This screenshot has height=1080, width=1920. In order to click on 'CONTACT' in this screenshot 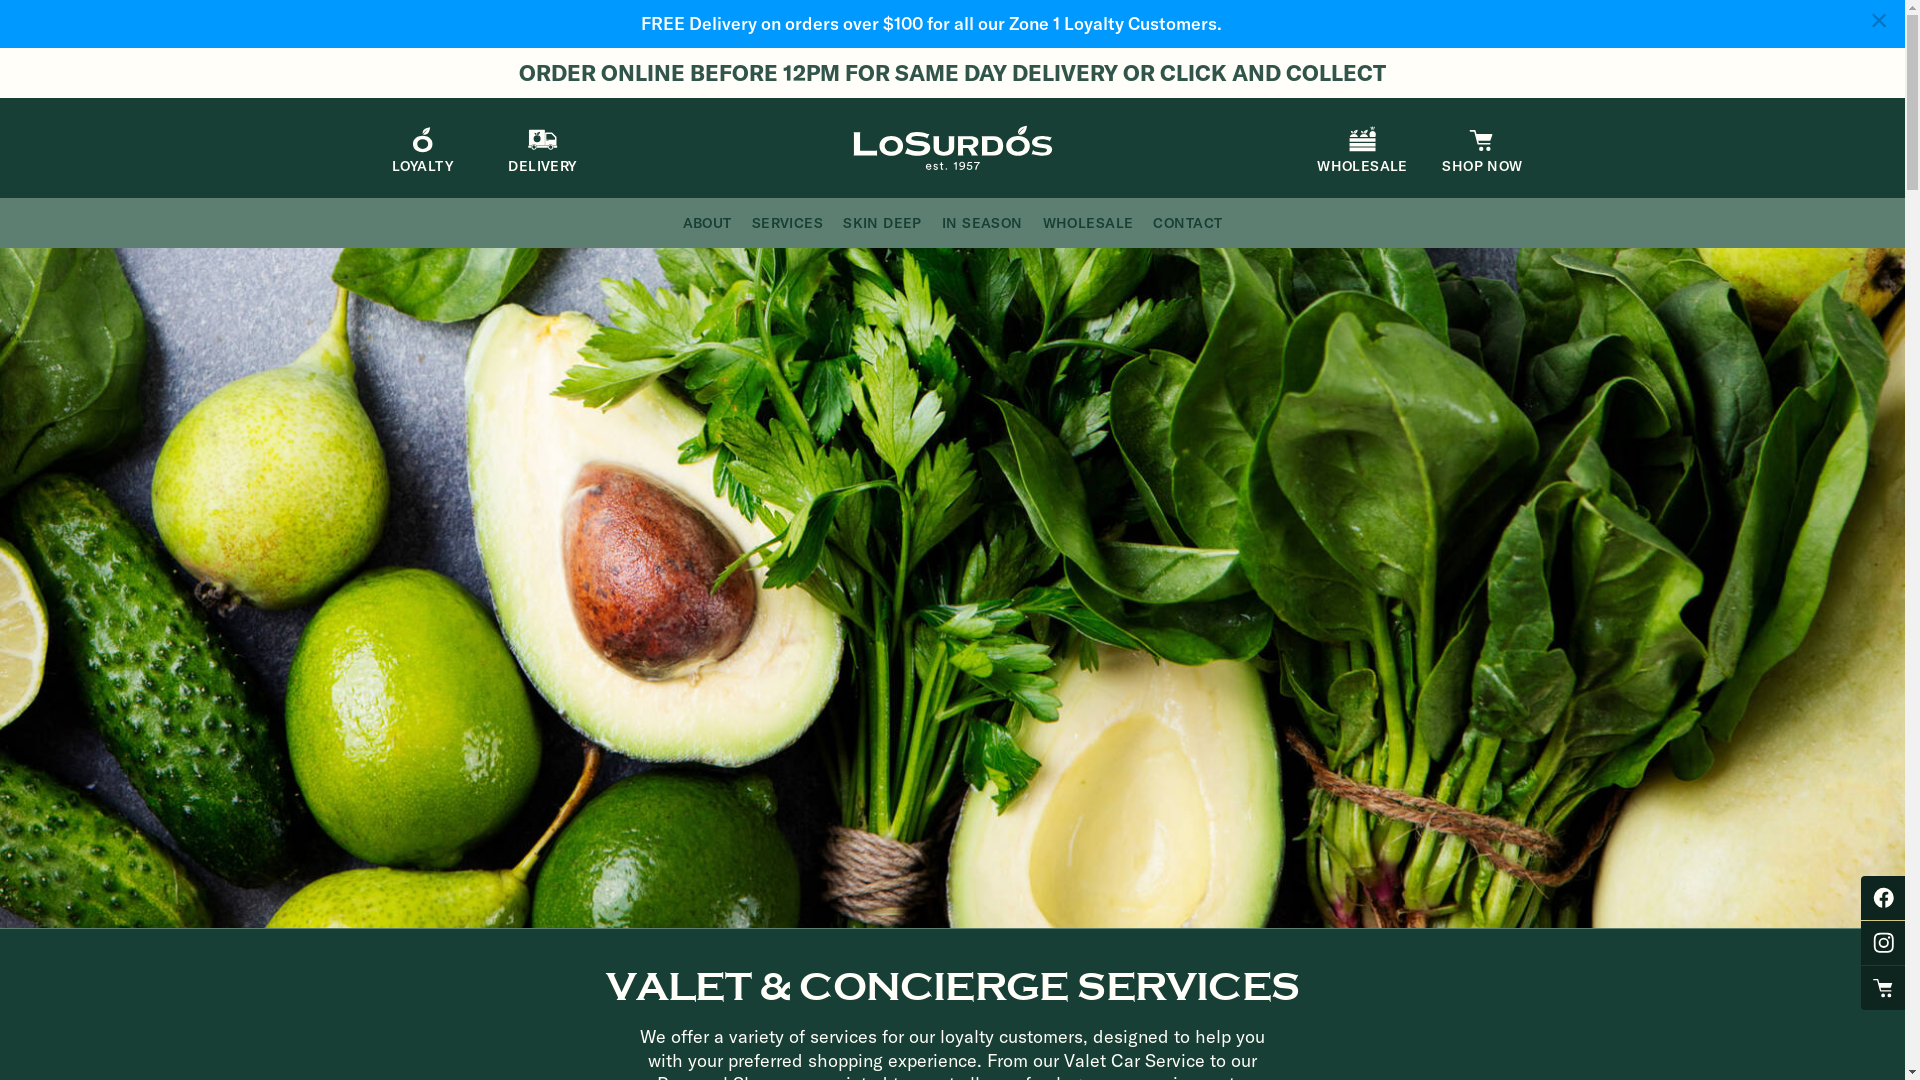, I will do `click(1187, 223)`.